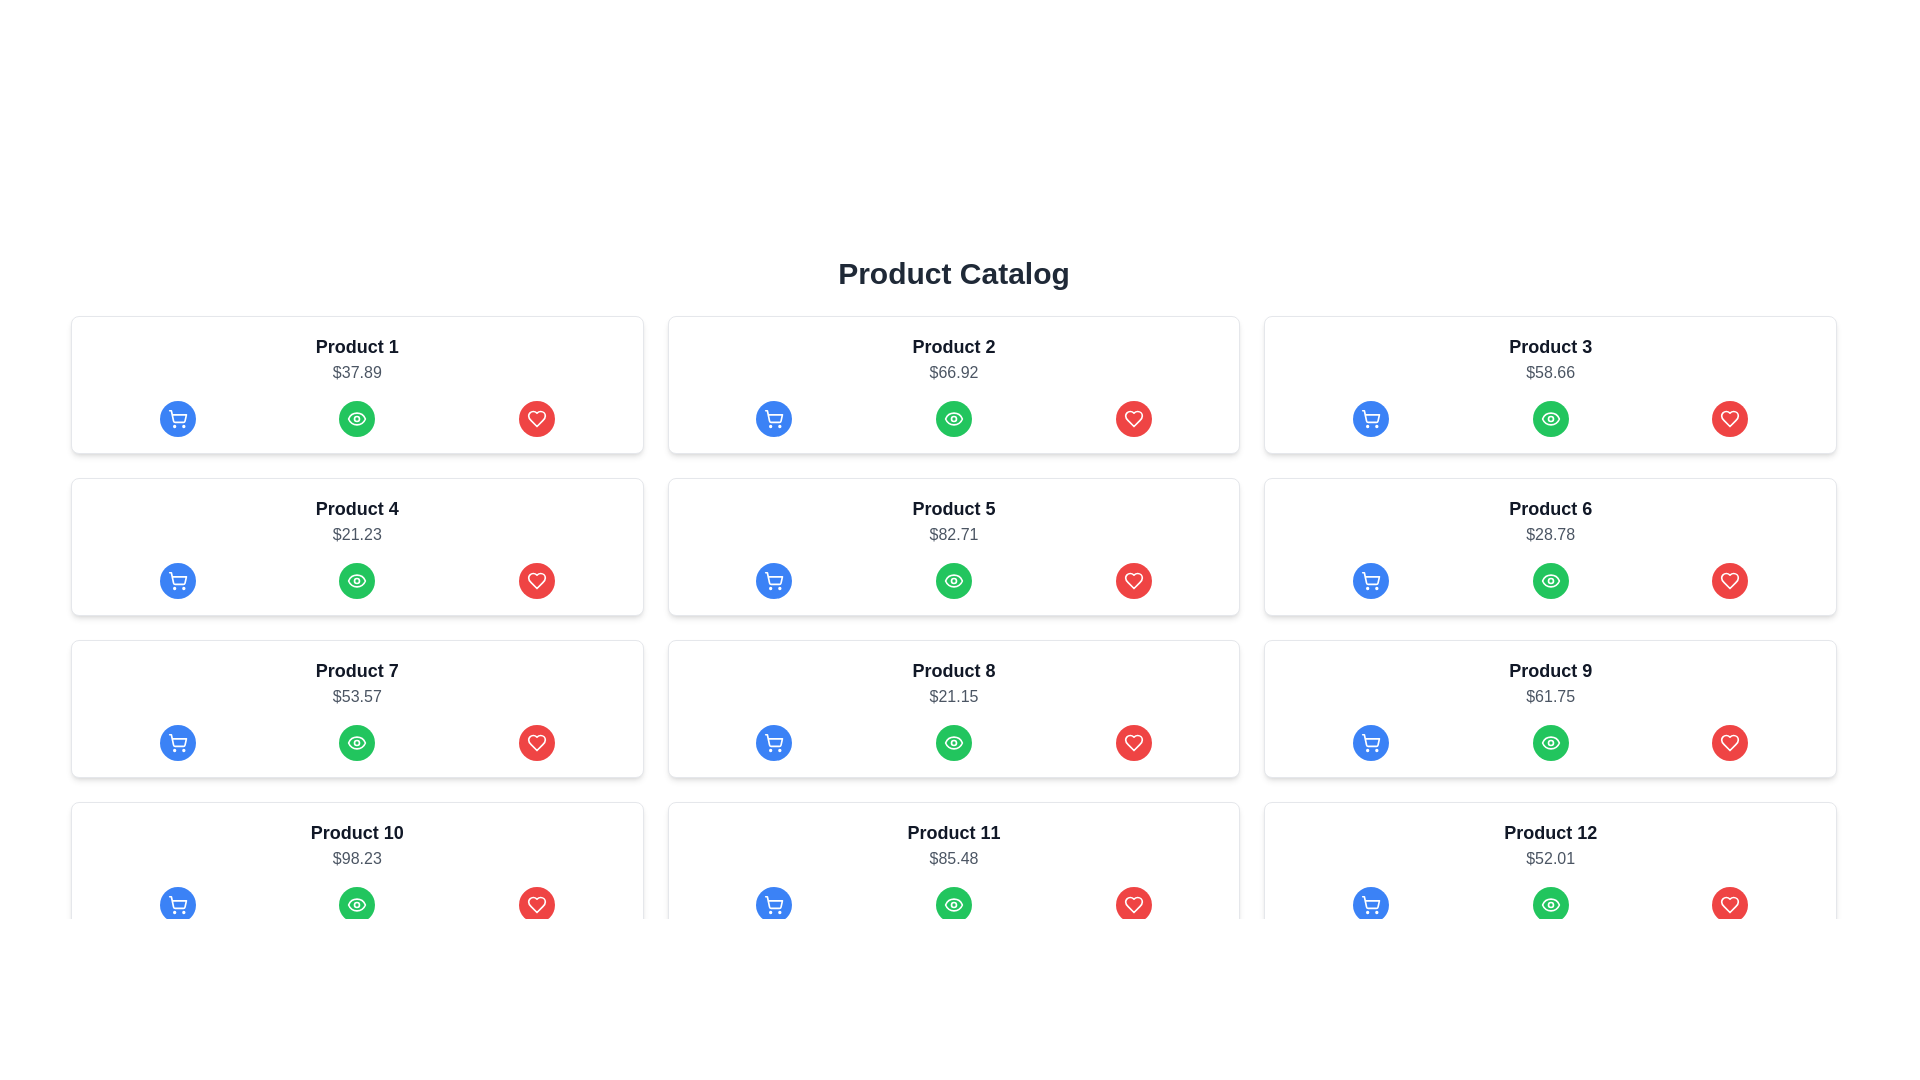 This screenshot has height=1080, width=1920. Describe the element at coordinates (1549, 418) in the screenshot. I see `the green circular icon with a white eye symbol located in the card for 'Product 6 ($28.78)' in the second row of the product catalog` at that location.